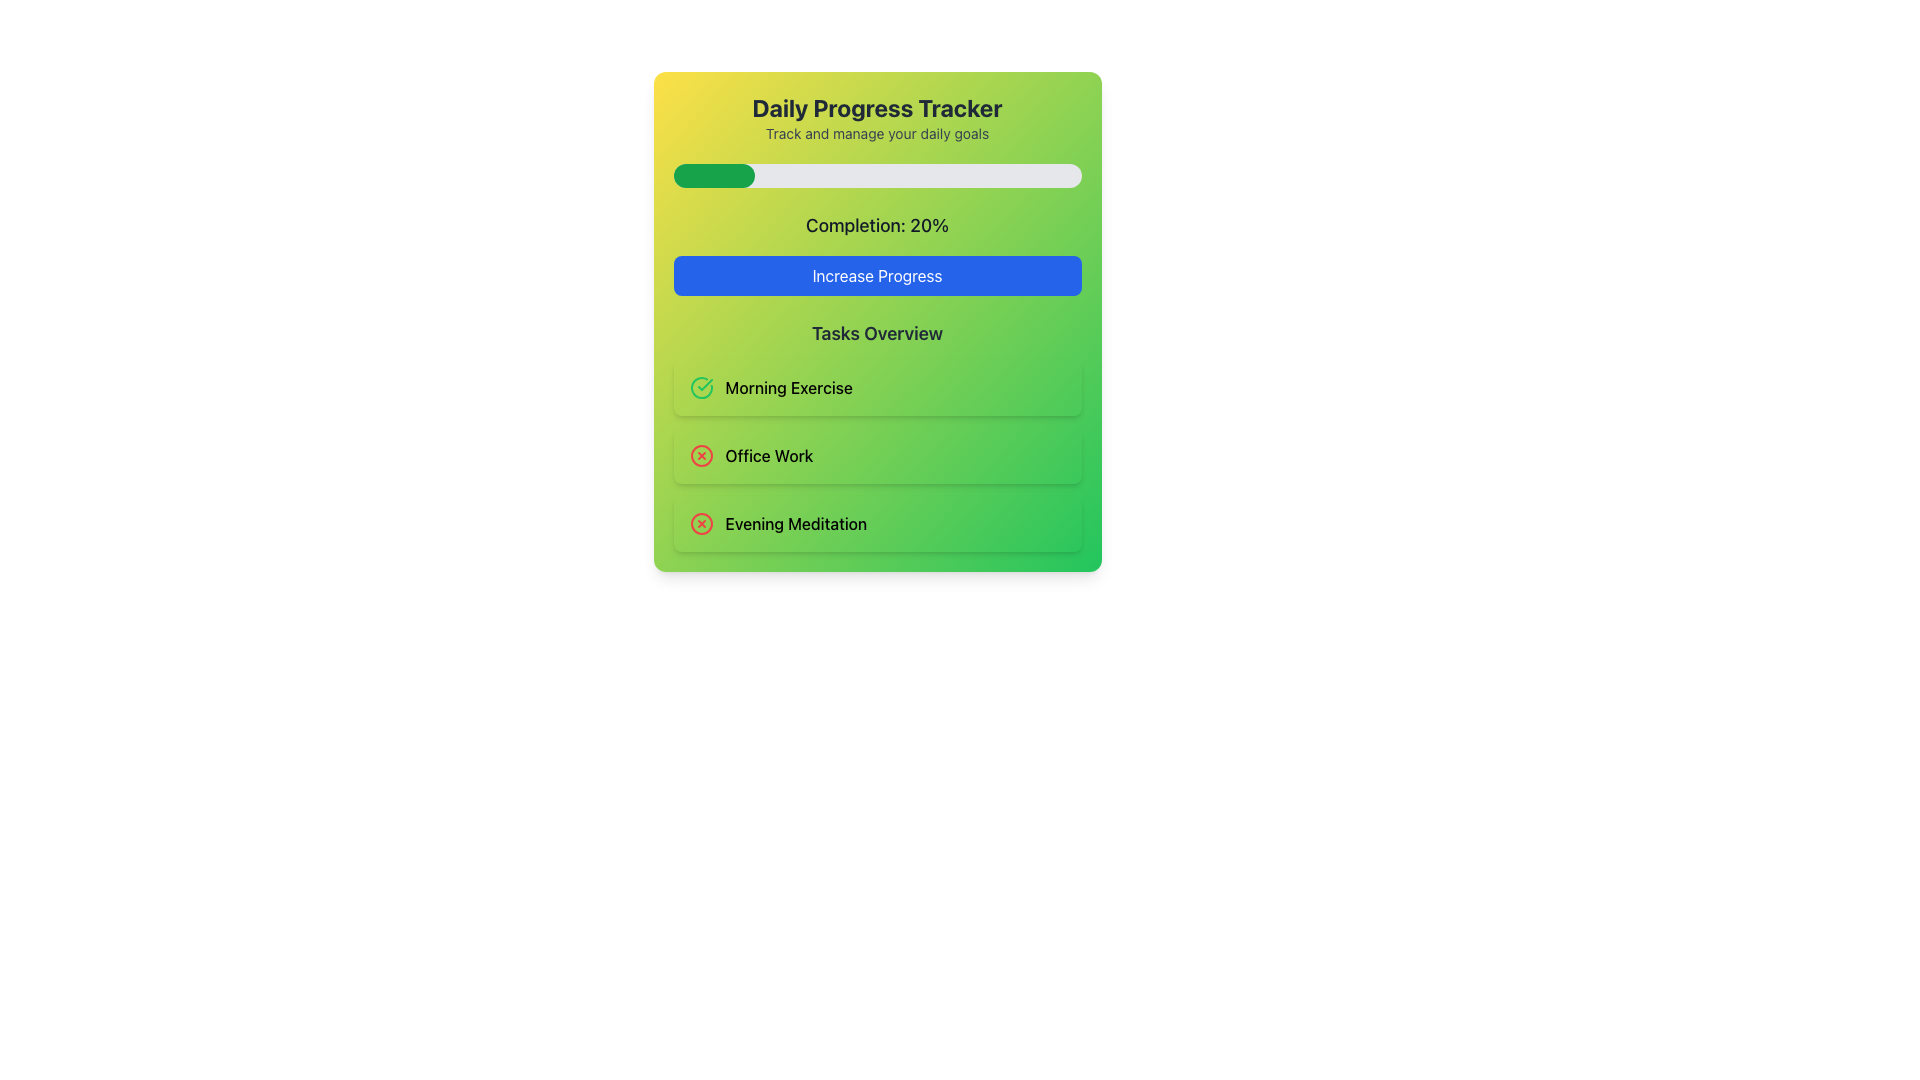 The image size is (1920, 1080). Describe the element at coordinates (877, 523) in the screenshot. I see `the list item representing the incomplete task named 'Evening Meditation' in the 'Tasks Overview' section` at that location.